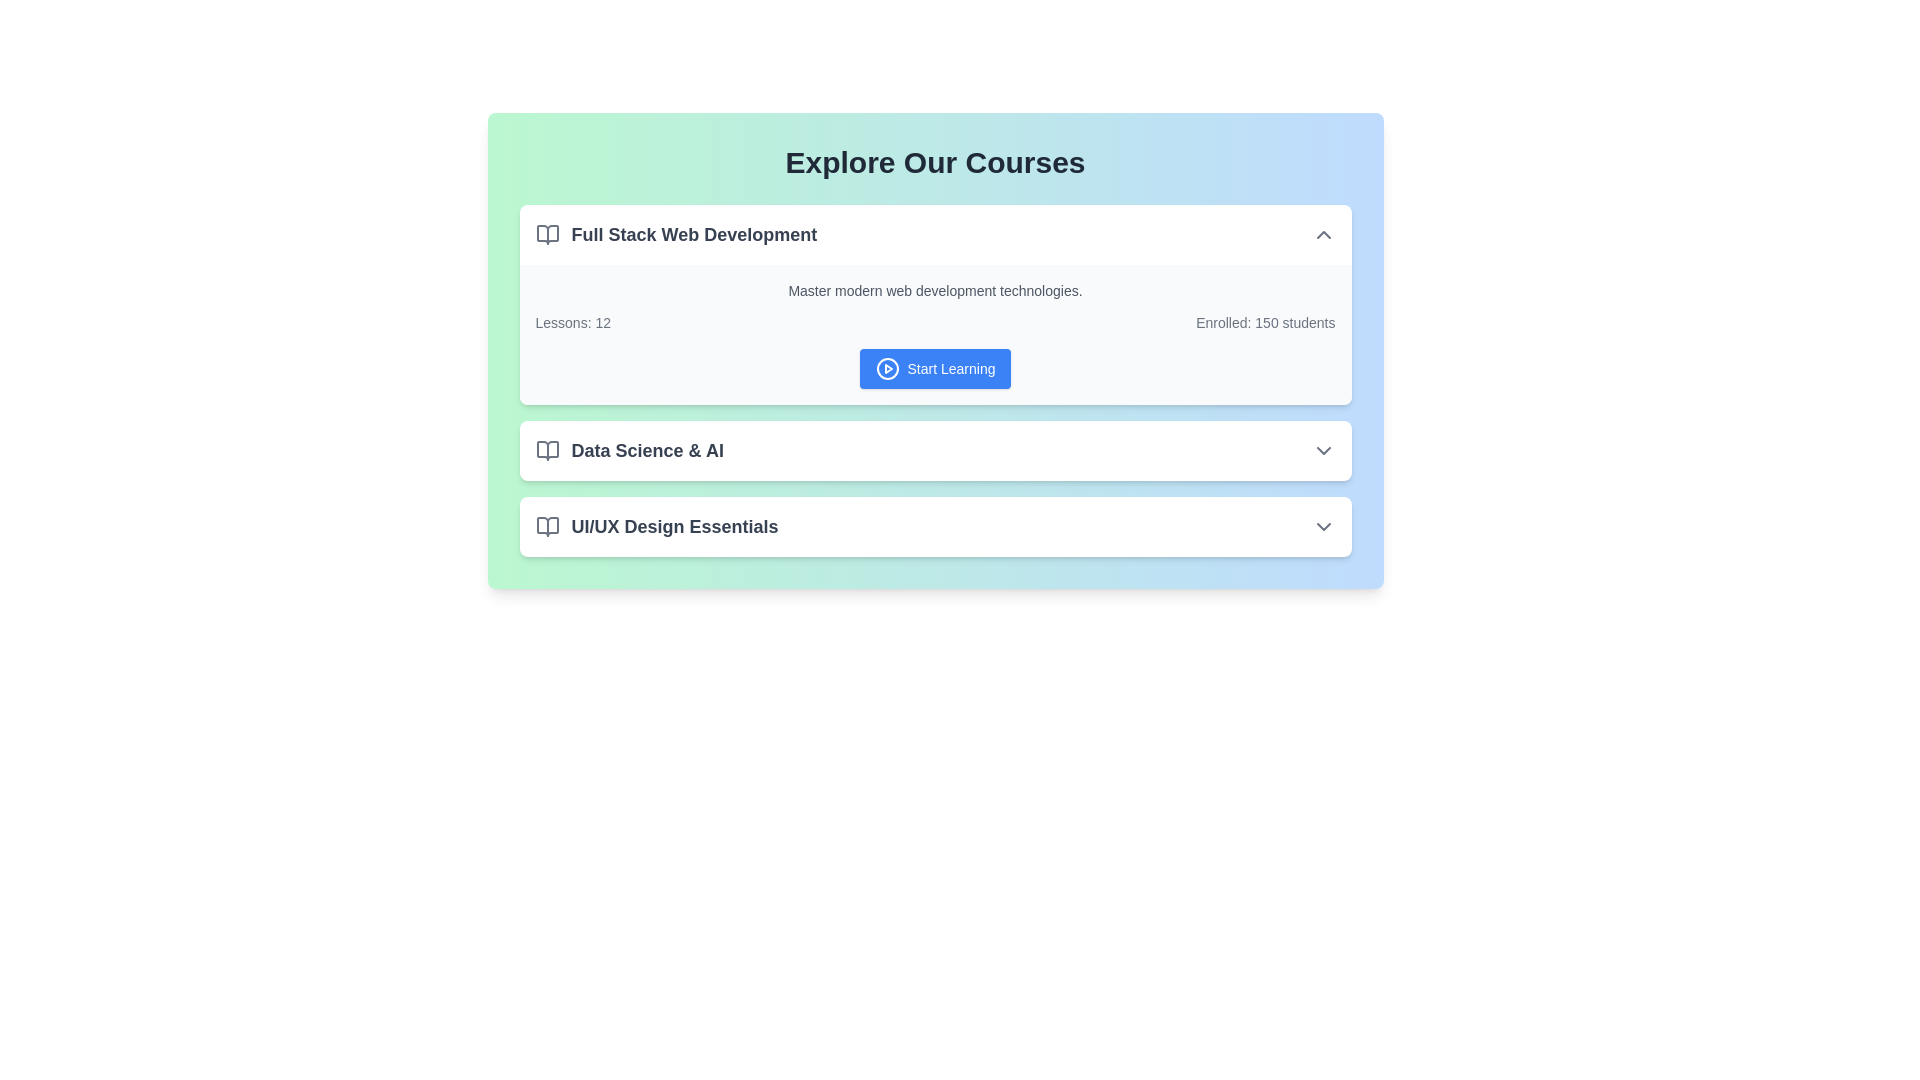 Image resolution: width=1920 pixels, height=1080 pixels. What do you see at coordinates (1323, 234) in the screenshot?
I see `the upward-pointing chevron arrow icon, which is styled in gray and positioned at the far right end of the section displaying 'Full Stack Web Development'` at bounding box center [1323, 234].